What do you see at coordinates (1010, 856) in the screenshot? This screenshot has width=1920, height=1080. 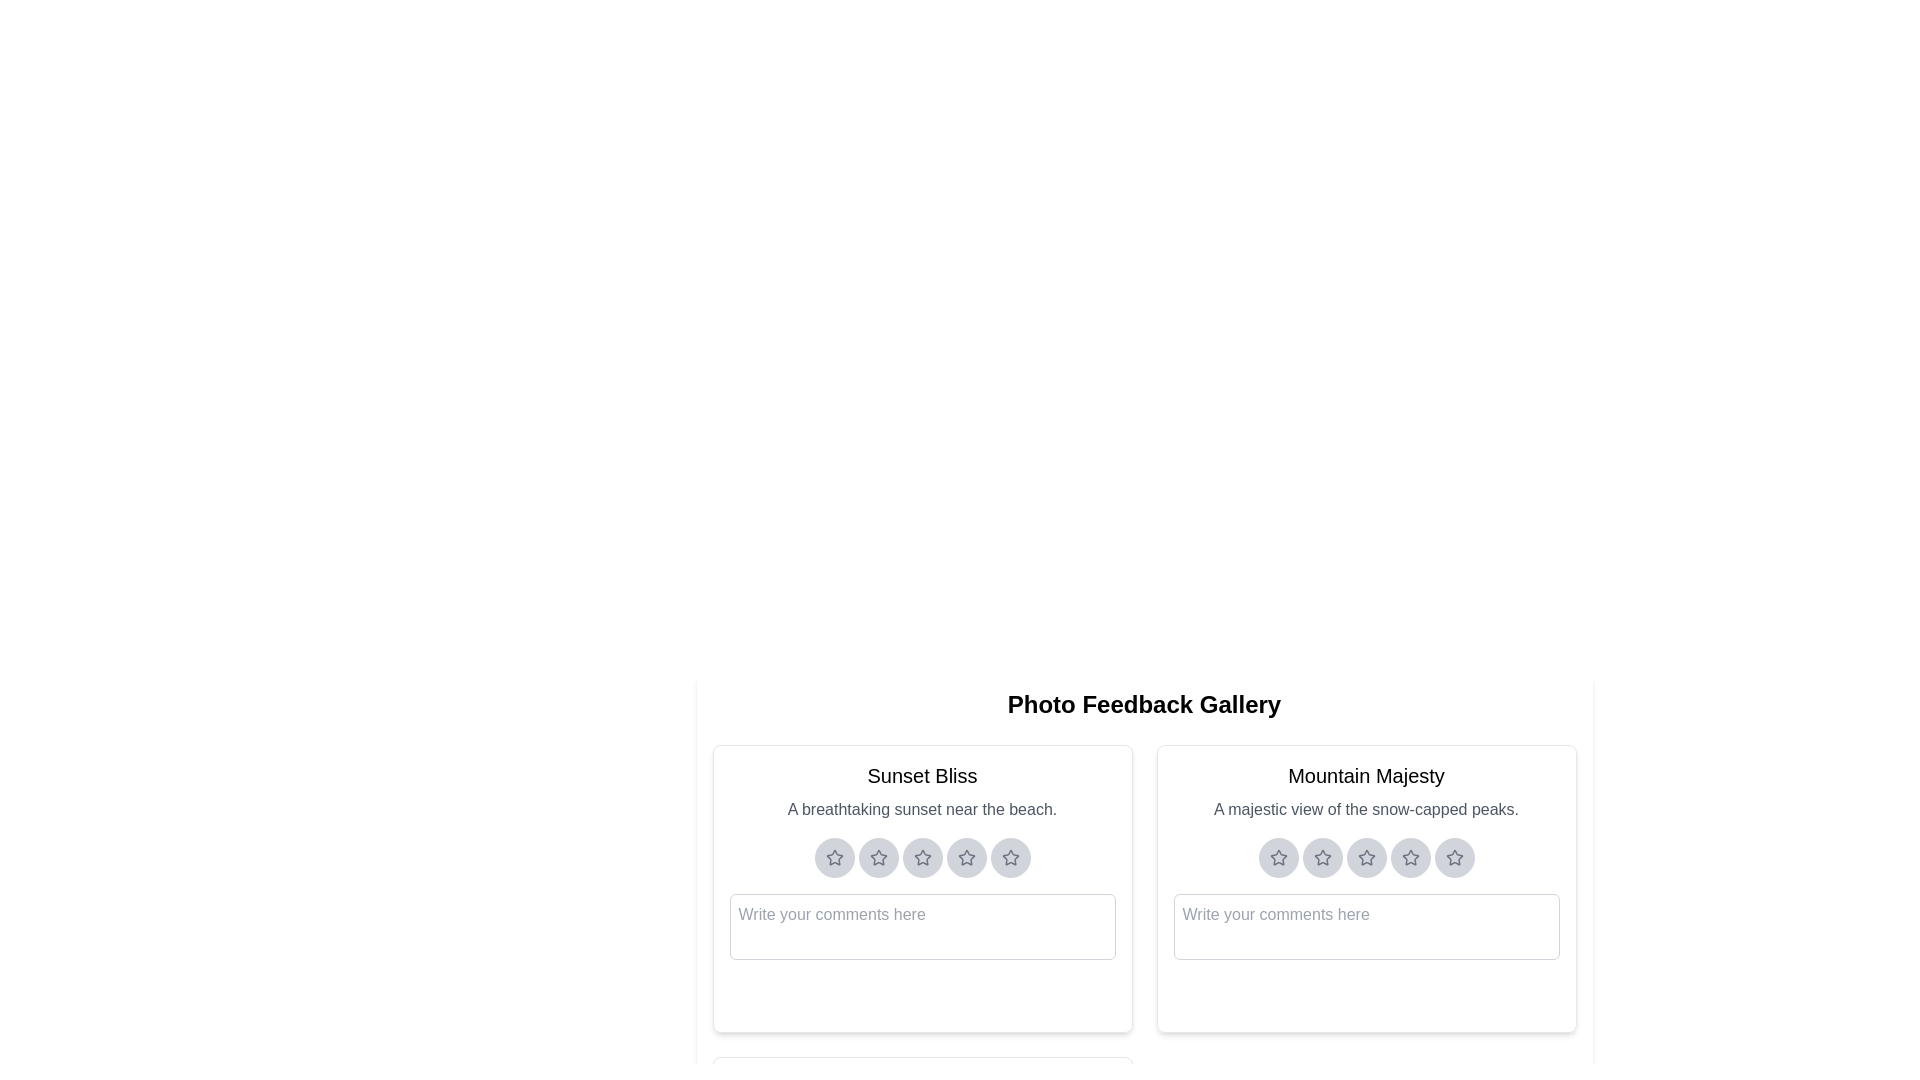 I see `the circular button with a light gray background and star icon at the center of the 'Sunset Bliss' card in the 'Photo Feedback Gallery'` at bounding box center [1010, 856].